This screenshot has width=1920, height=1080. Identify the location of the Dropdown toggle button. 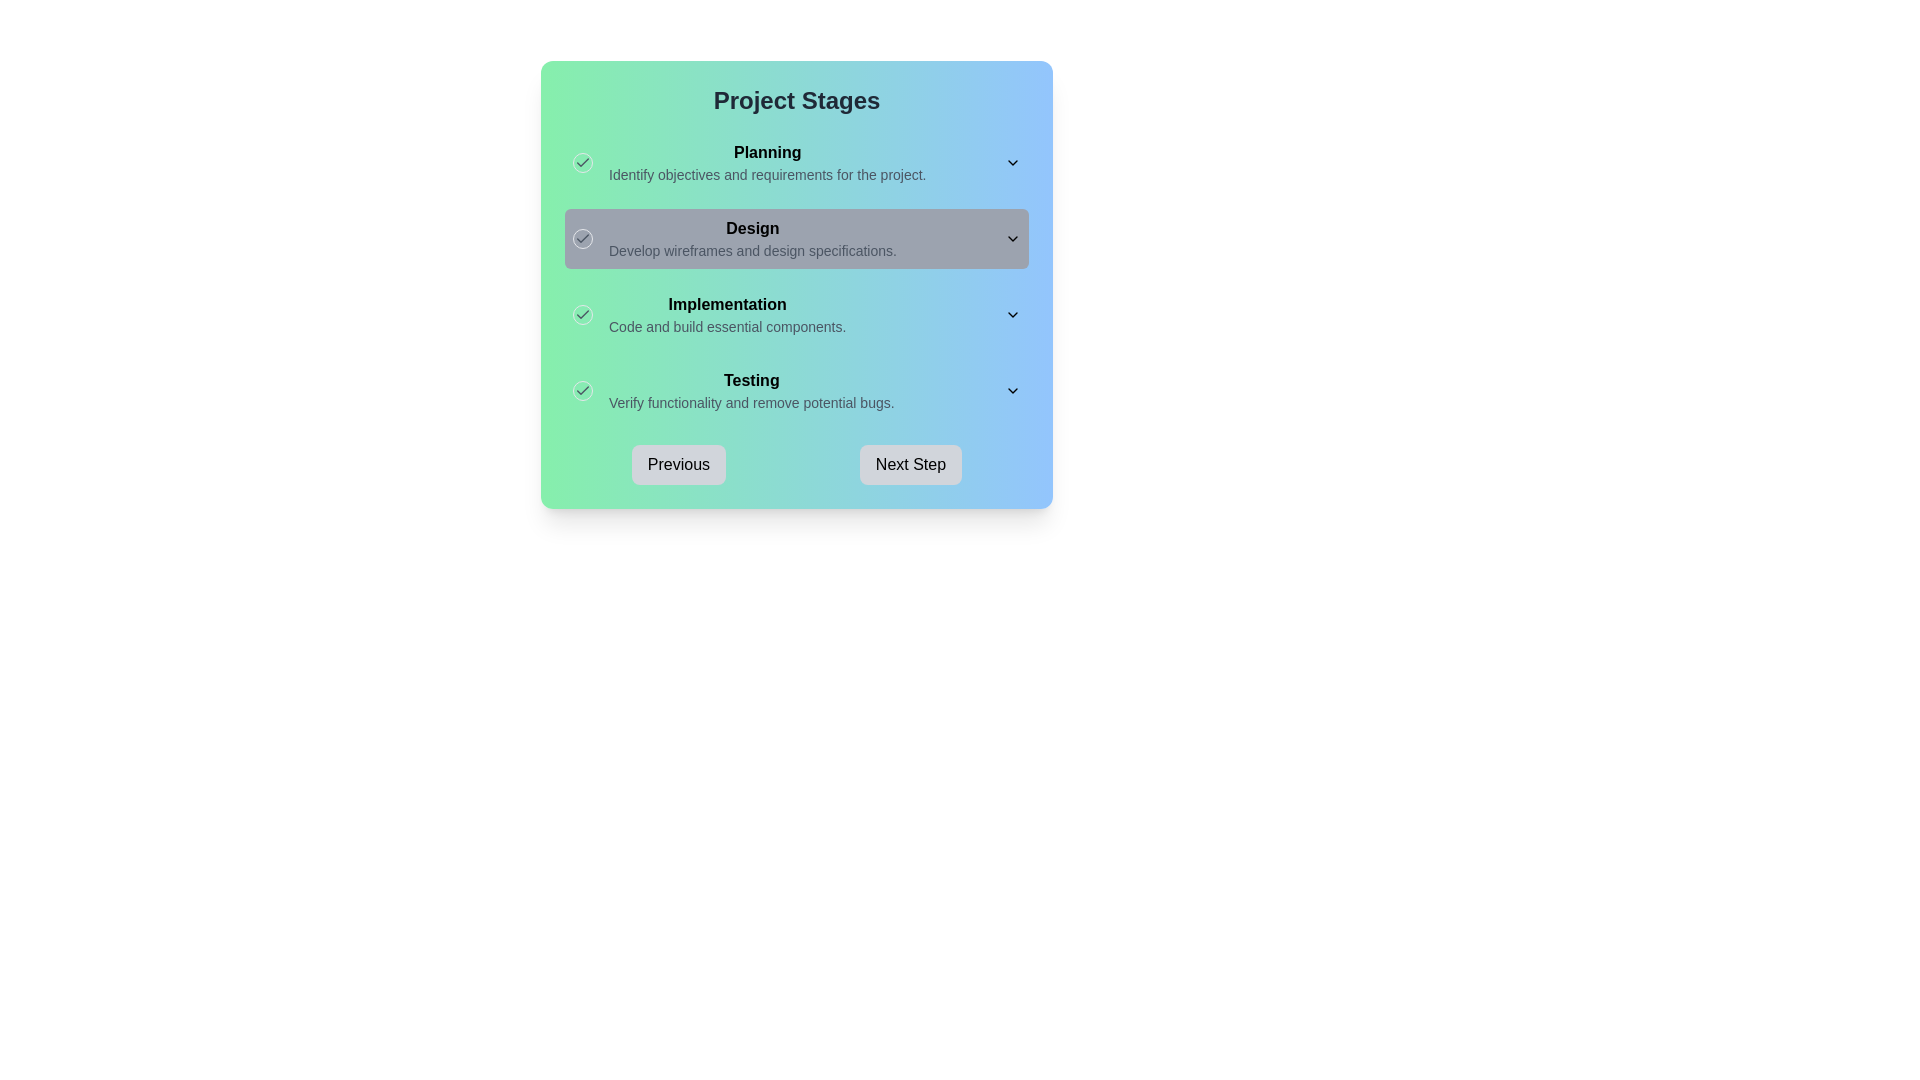
(1012, 390).